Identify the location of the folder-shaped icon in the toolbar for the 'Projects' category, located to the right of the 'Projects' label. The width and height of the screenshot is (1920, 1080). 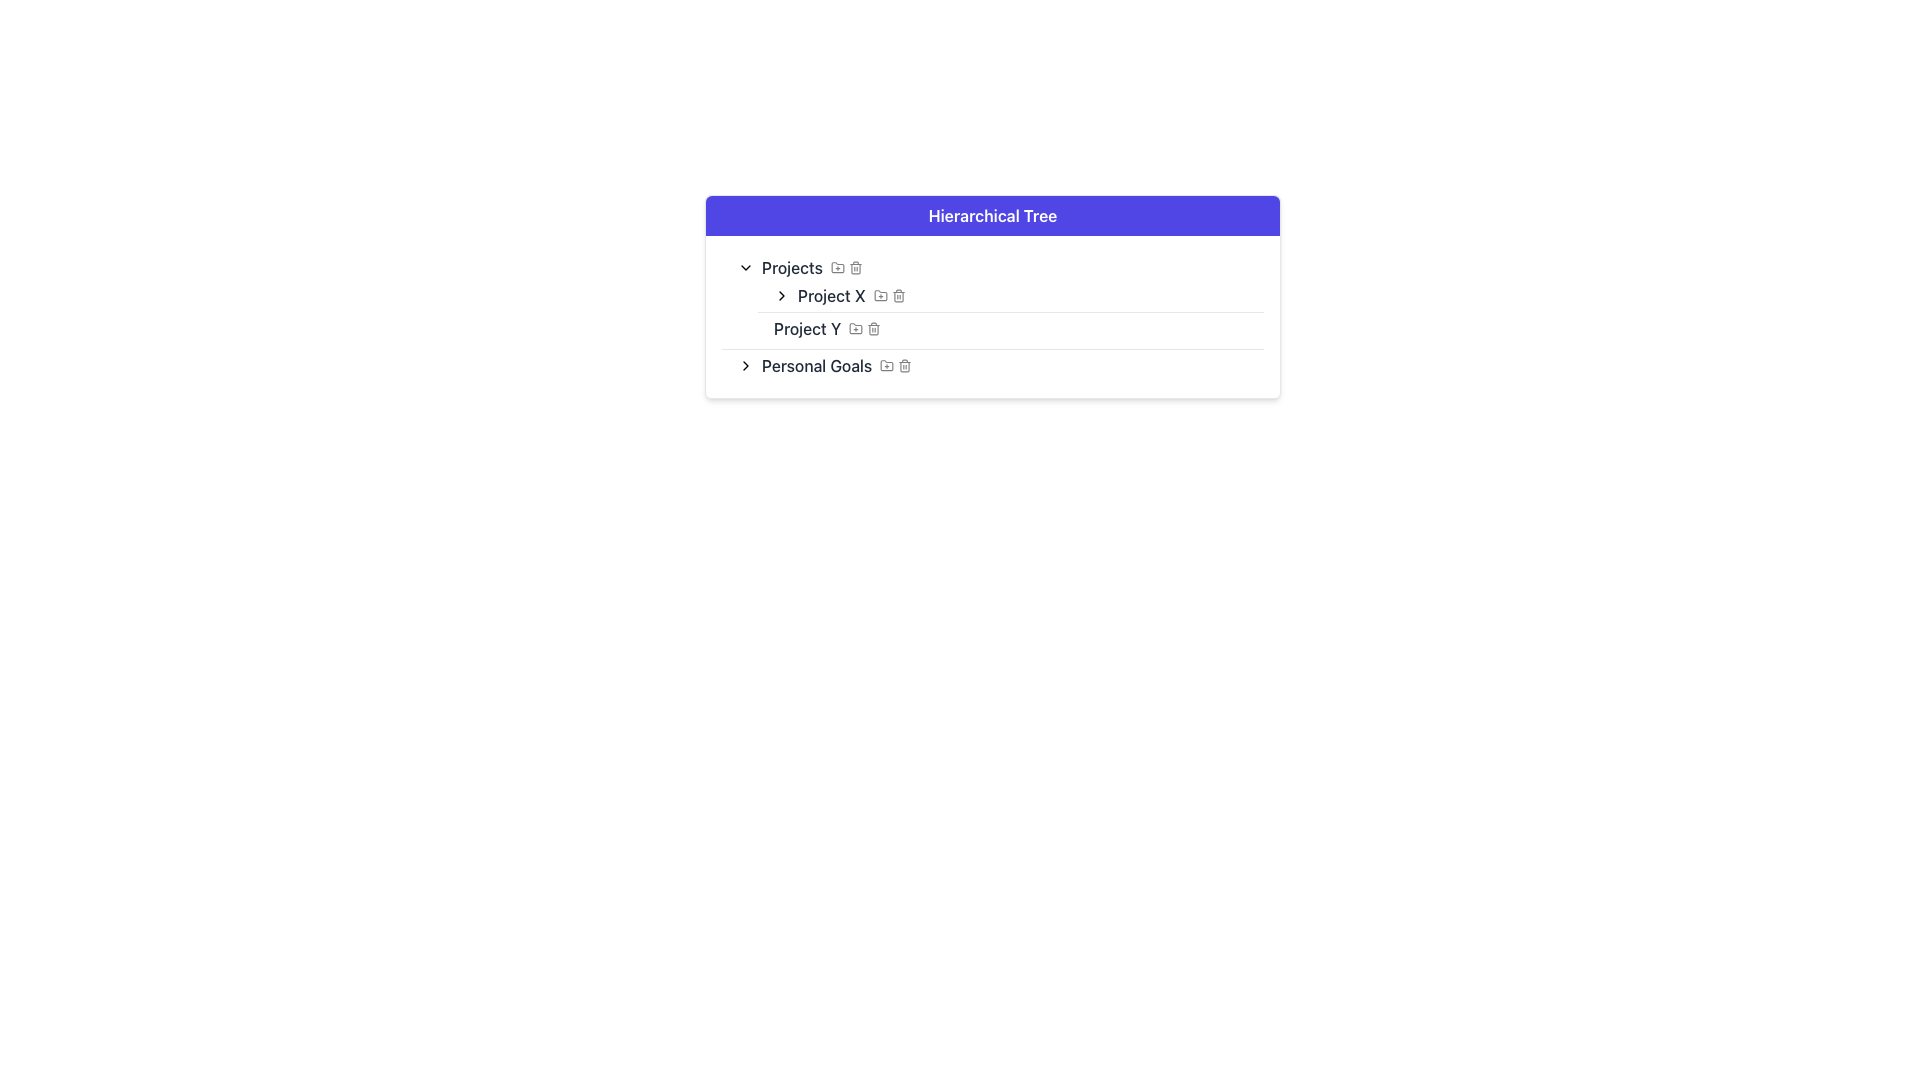
(837, 266).